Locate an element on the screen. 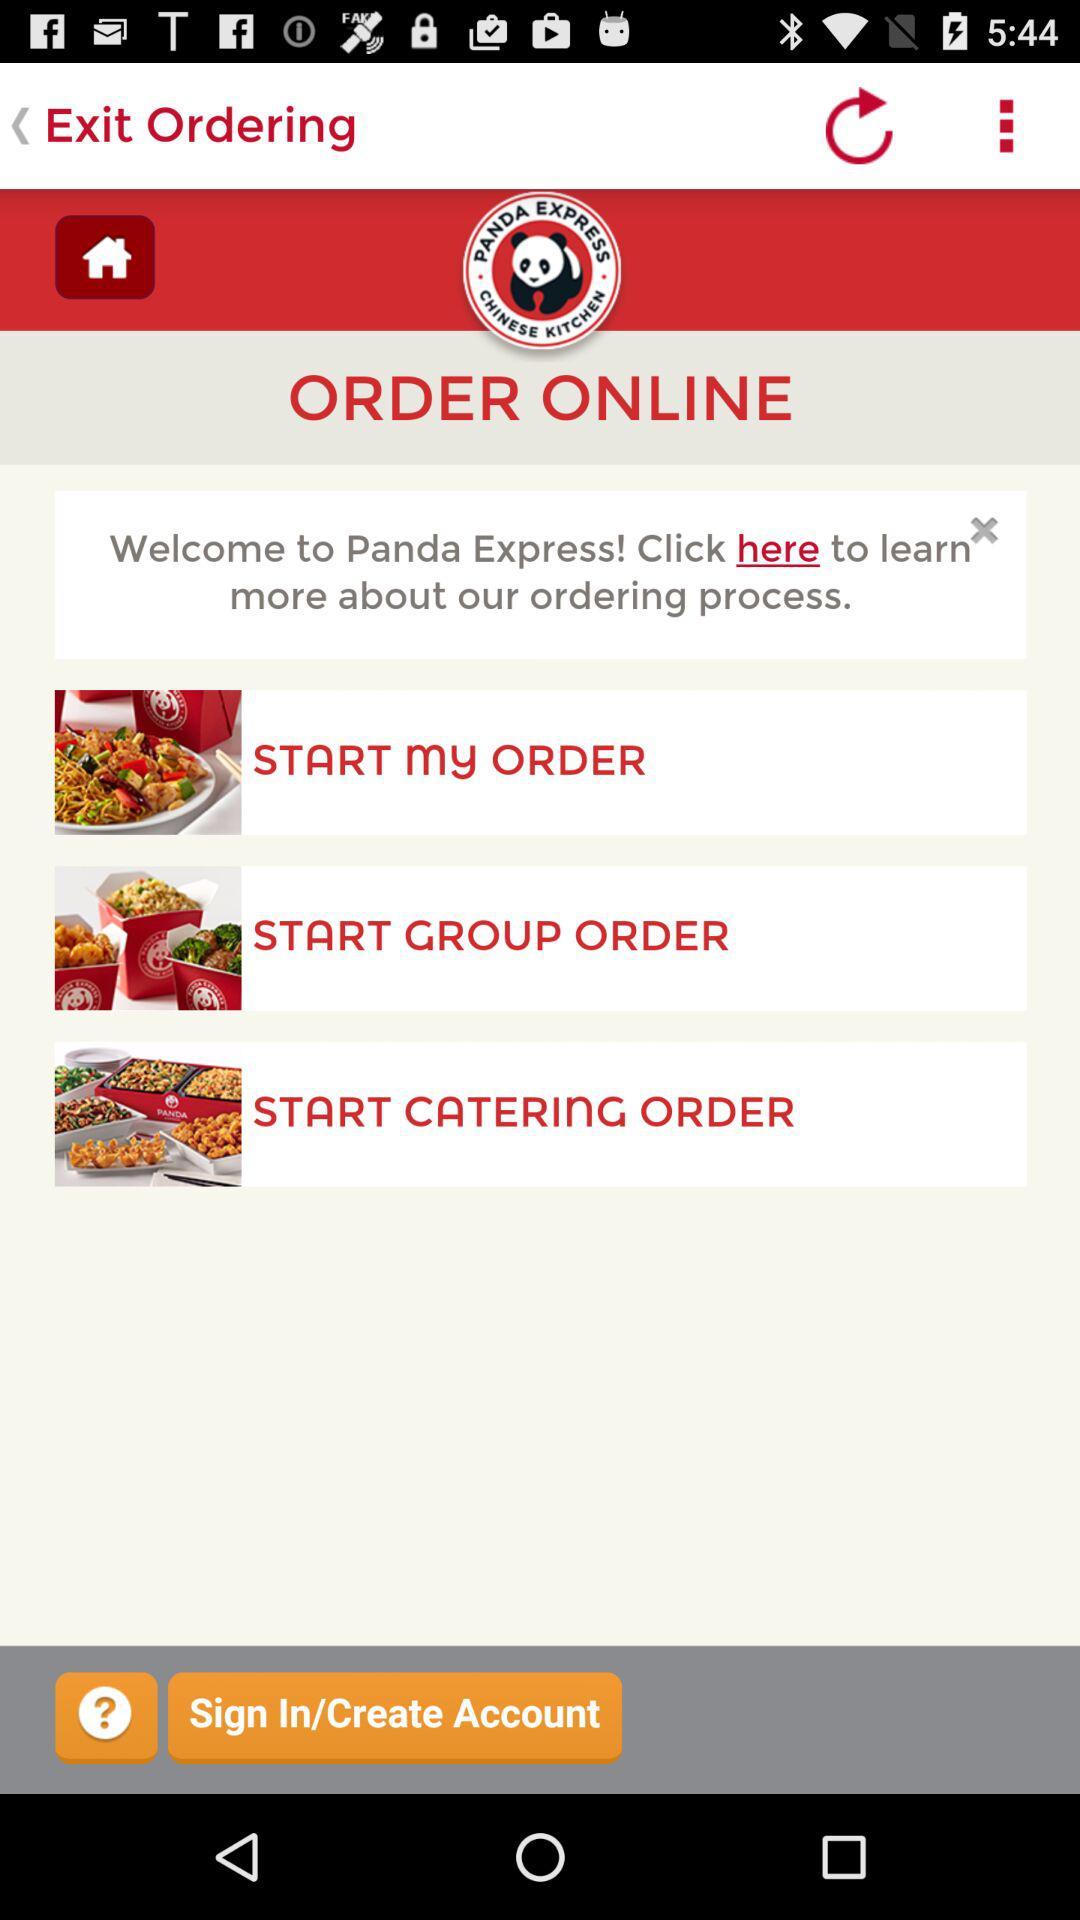 Image resolution: width=1080 pixels, height=1920 pixels. open settings is located at coordinates (1006, 124).